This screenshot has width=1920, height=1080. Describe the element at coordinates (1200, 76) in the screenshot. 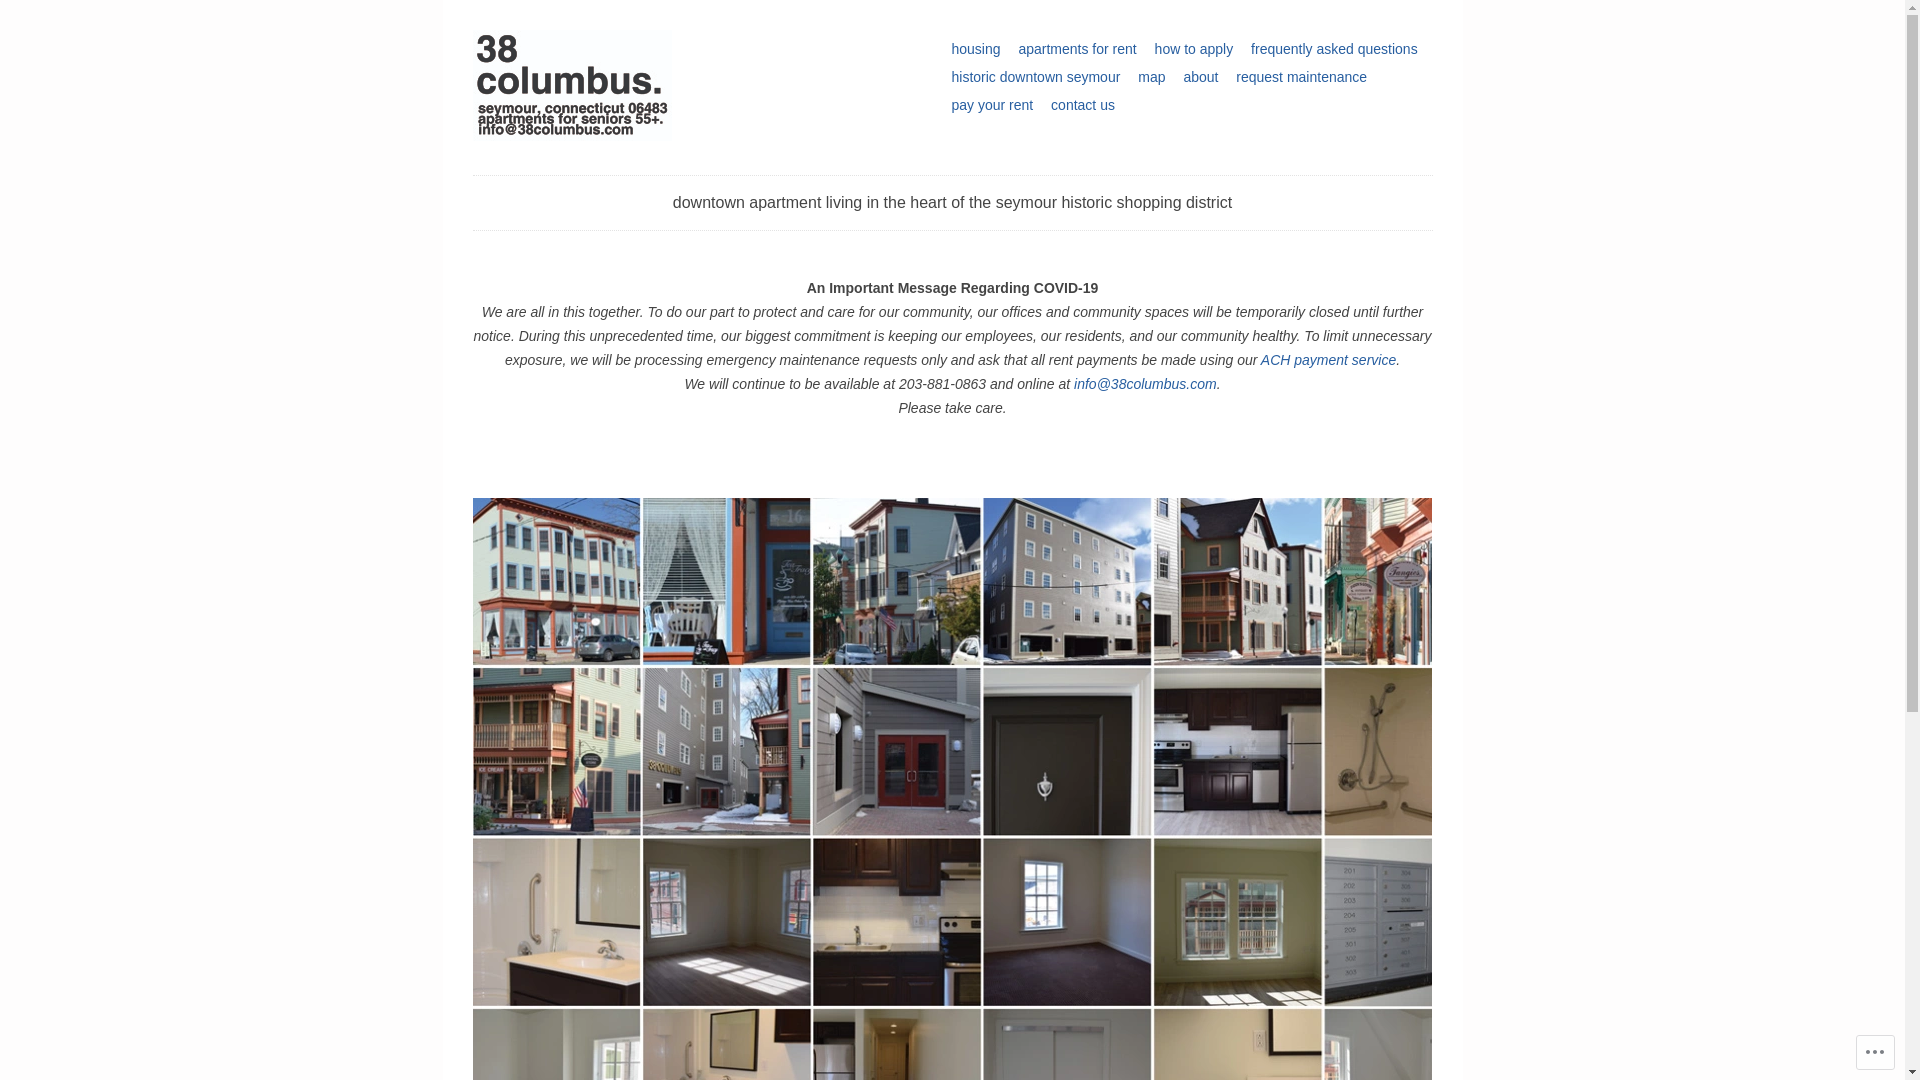

I see `'about'` at that location.